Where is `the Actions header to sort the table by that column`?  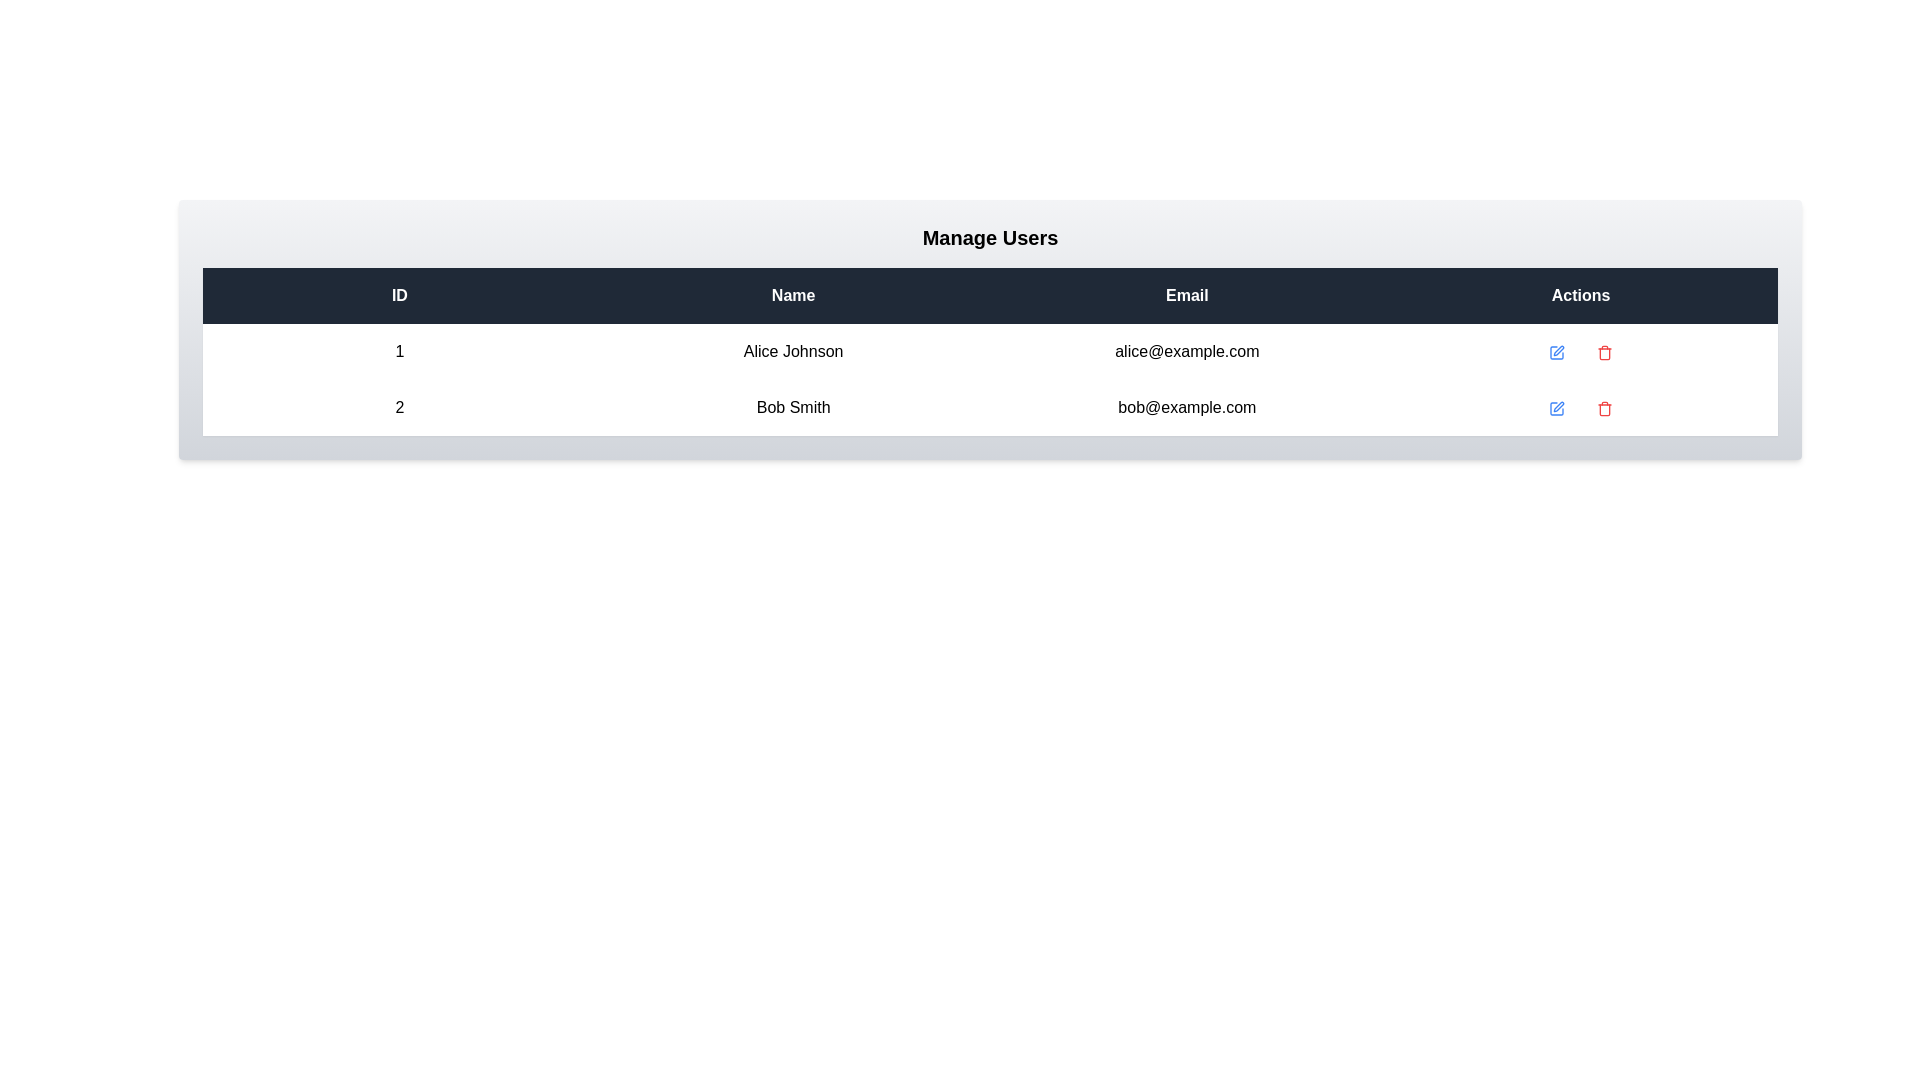
the Actions header to sort the table by that column is located at coordinates (1580, 296).